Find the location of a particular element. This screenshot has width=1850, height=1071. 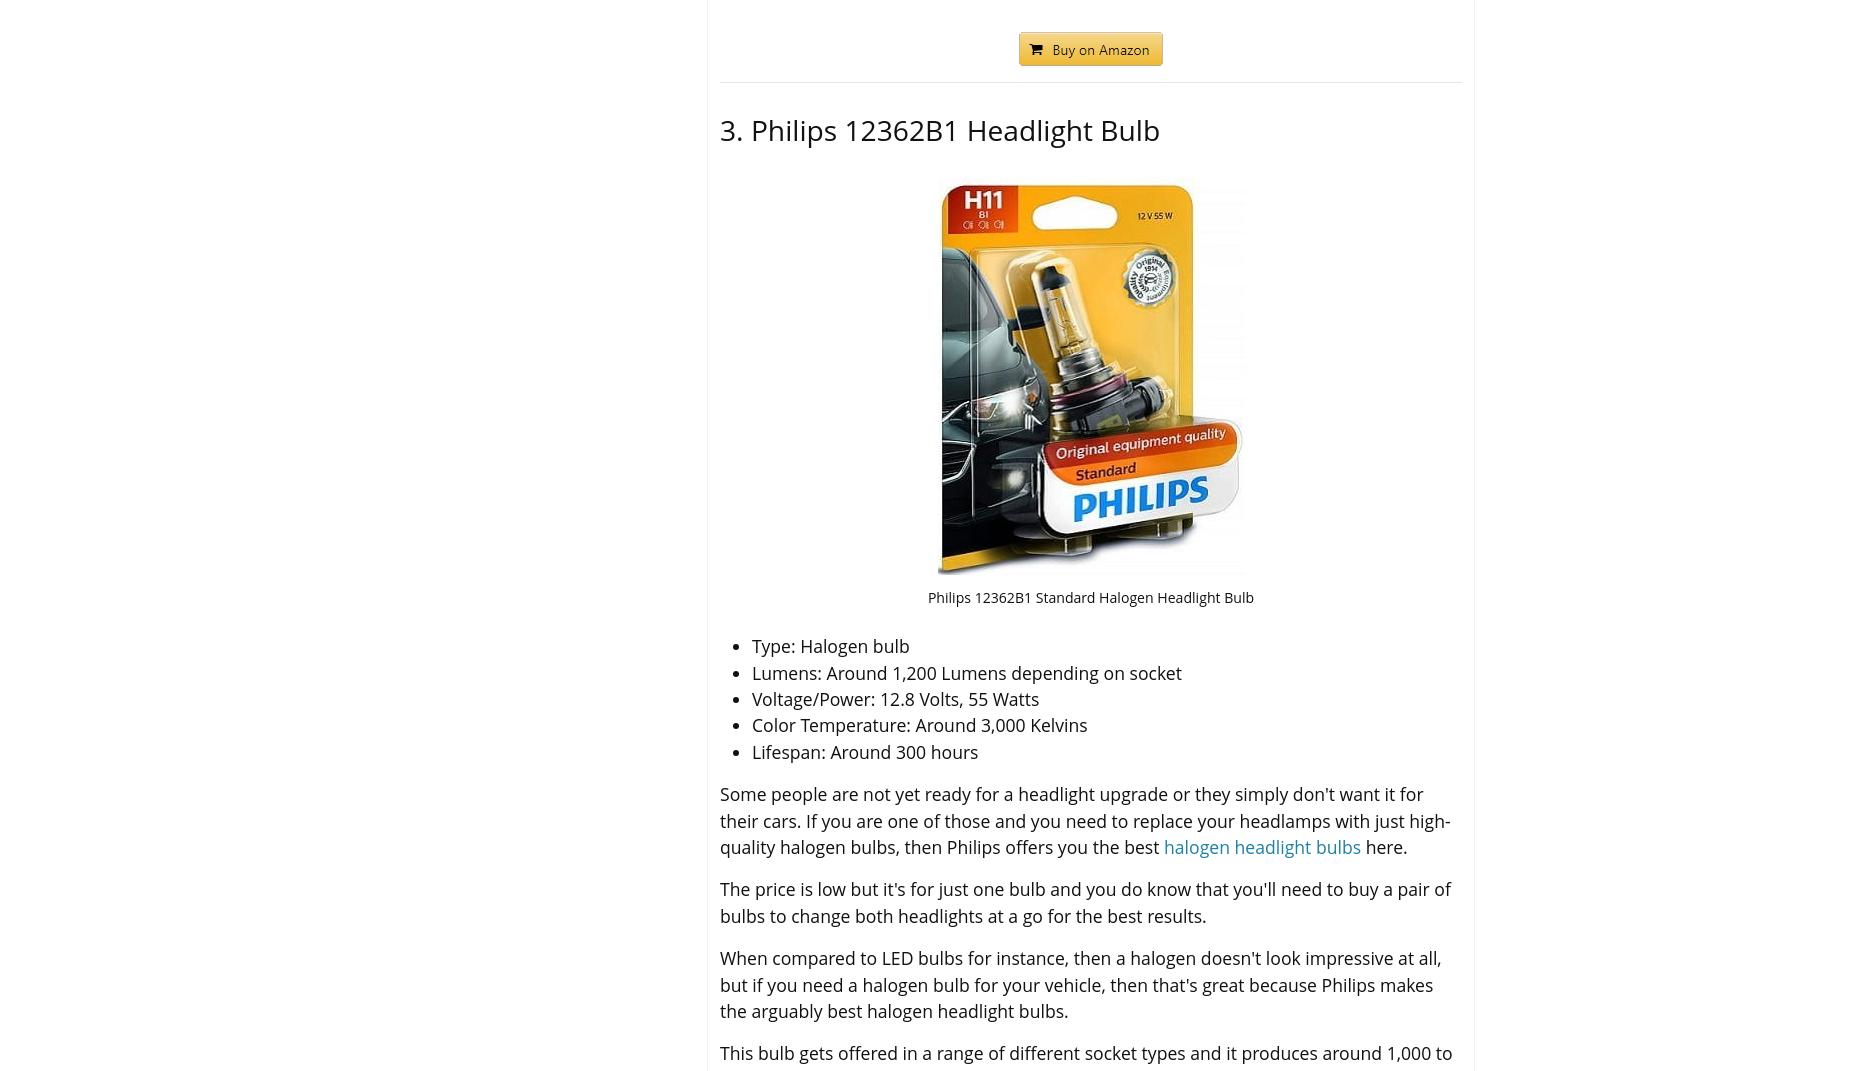

'Some people are not yet ready for a headlight upgrade or they simply don't want it for their cars. If you are one of those and you need to replace your headlamps with just high-quality halogen bulbs, then Philips offers you the best' is located at coordinates (1084, 819).